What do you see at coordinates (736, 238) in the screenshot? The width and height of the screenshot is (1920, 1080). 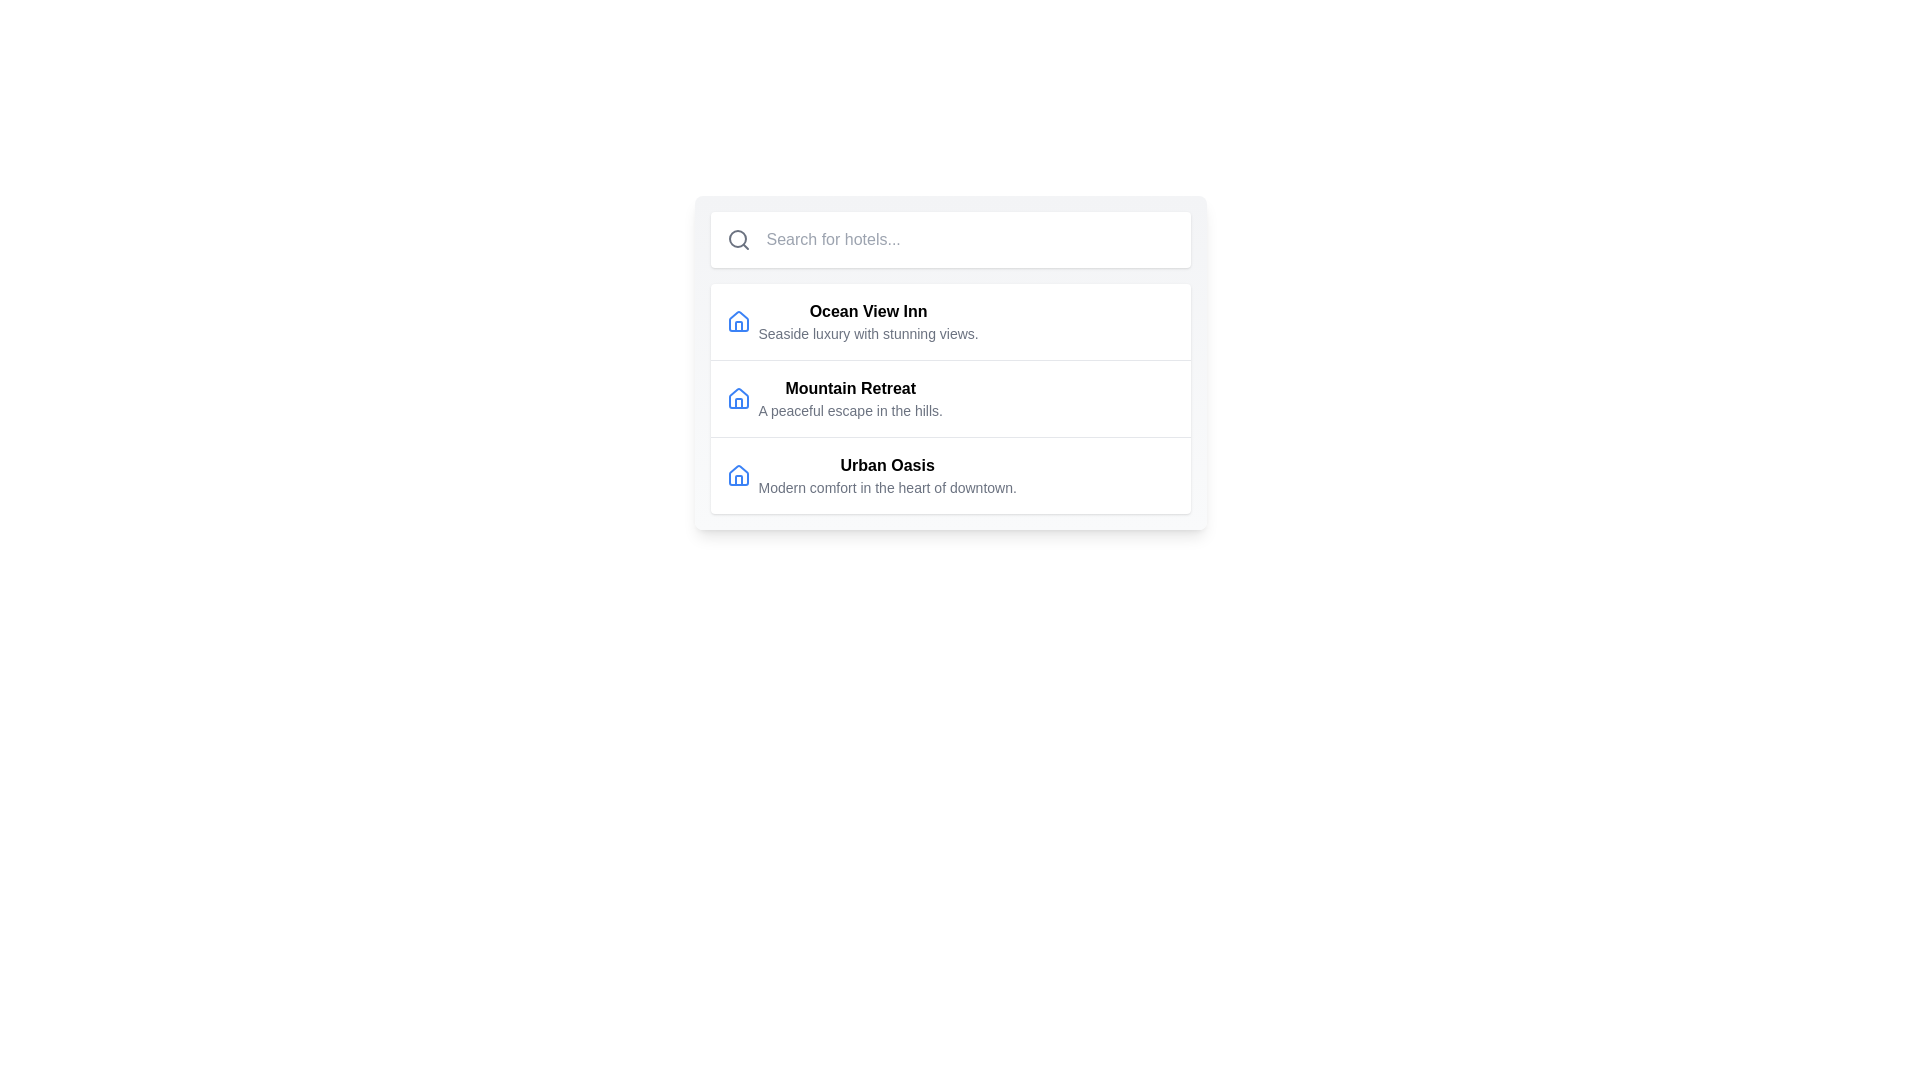 I see `the circular graphical element with a thin, dark border that forms the rim of the lens within the magnifying glass icon, located to the left of the 'Search for hotels...' text input field` at bounding box center [736, 238].